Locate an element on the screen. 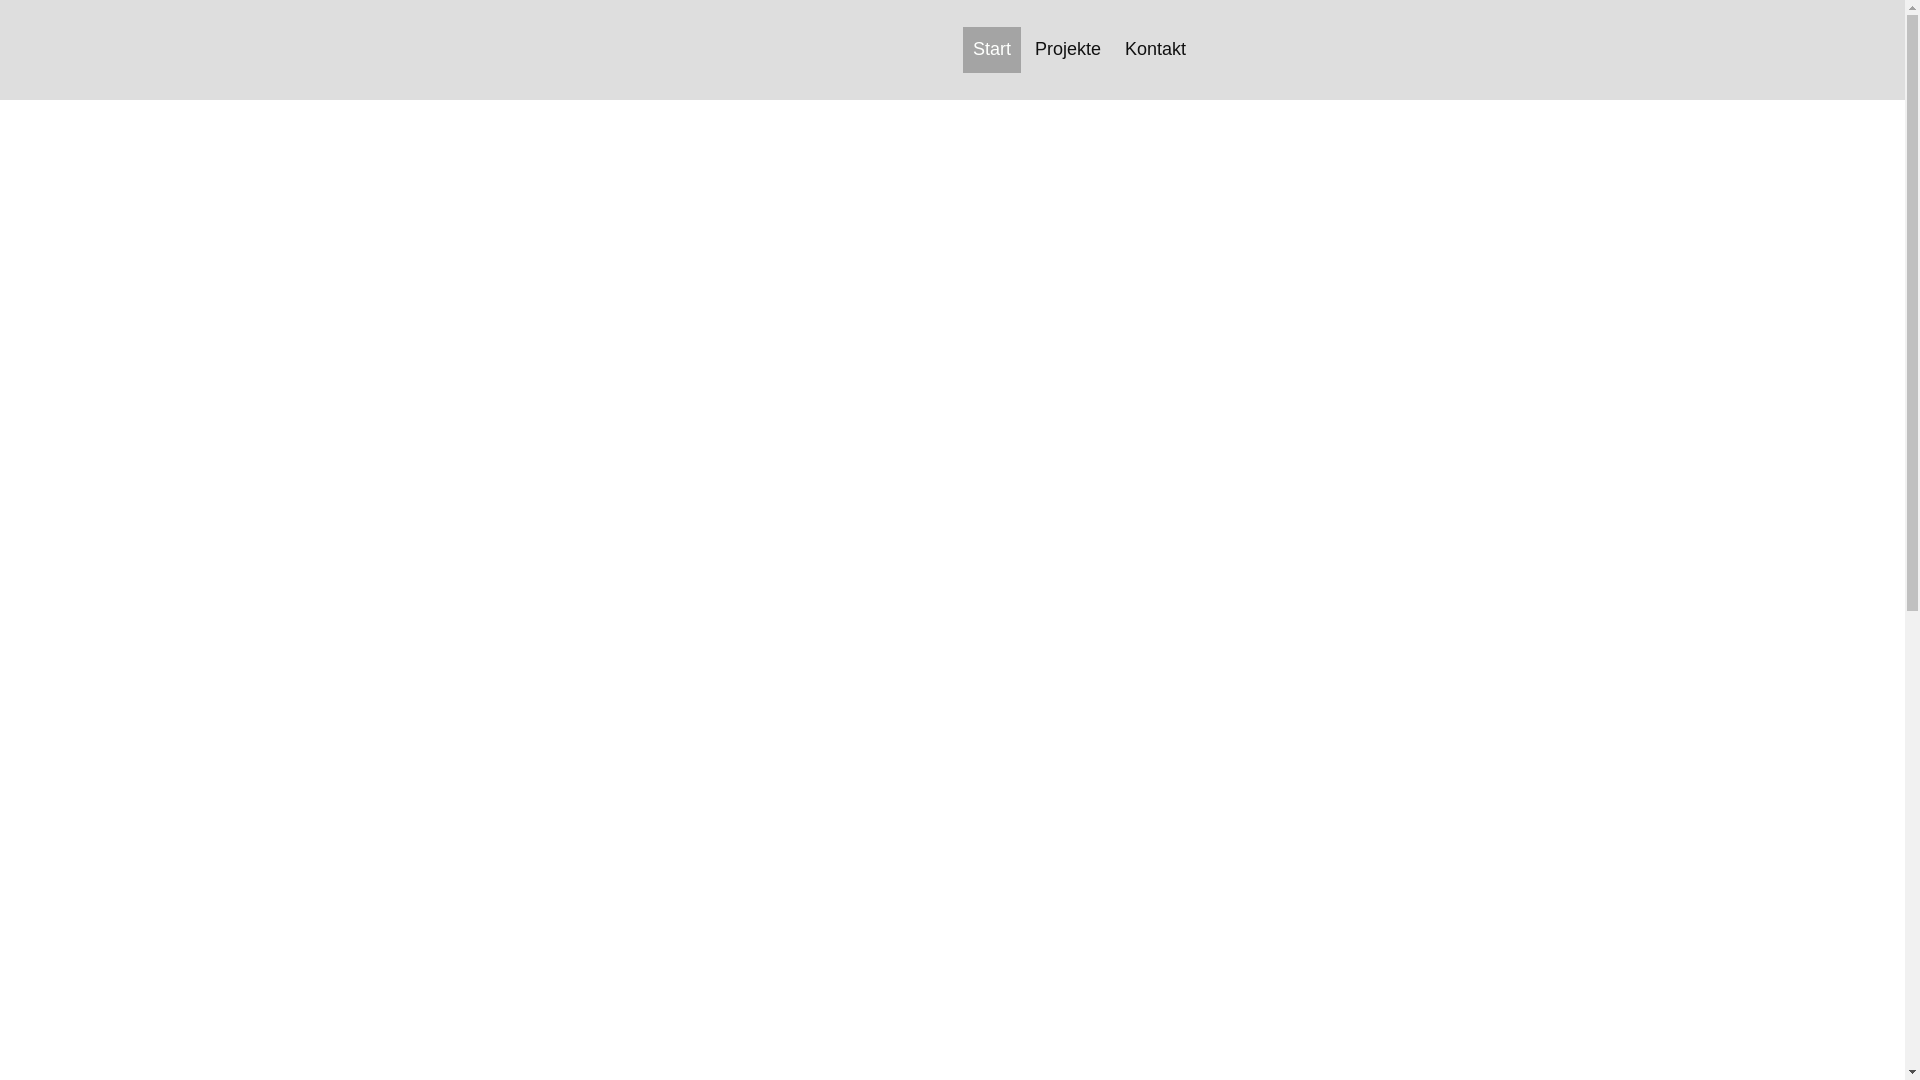 The image size is (1920, 1080). 'Start' is located at coordinates (992, 48).